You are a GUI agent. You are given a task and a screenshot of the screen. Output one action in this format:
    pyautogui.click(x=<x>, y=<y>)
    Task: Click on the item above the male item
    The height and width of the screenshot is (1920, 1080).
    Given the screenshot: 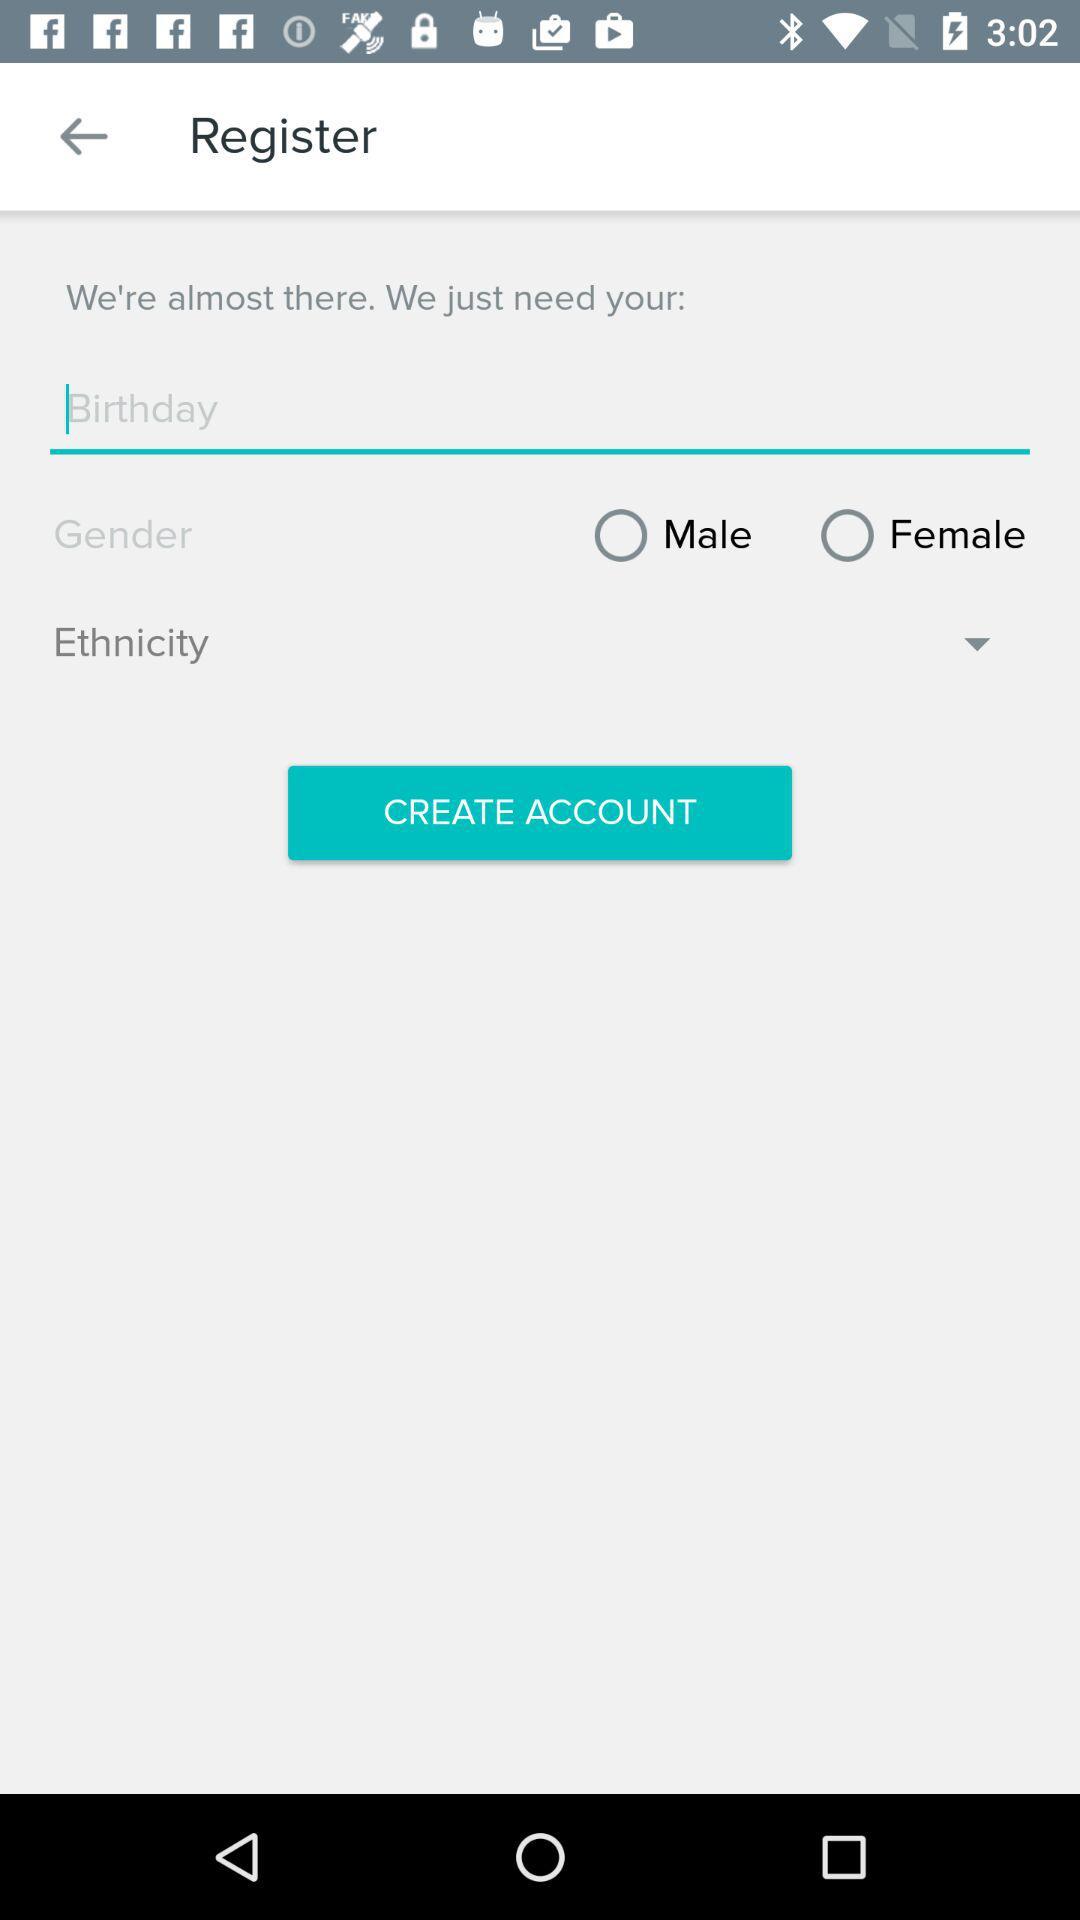 What is the action you would take?
    pyautogui.click(x=540, y=408)
    